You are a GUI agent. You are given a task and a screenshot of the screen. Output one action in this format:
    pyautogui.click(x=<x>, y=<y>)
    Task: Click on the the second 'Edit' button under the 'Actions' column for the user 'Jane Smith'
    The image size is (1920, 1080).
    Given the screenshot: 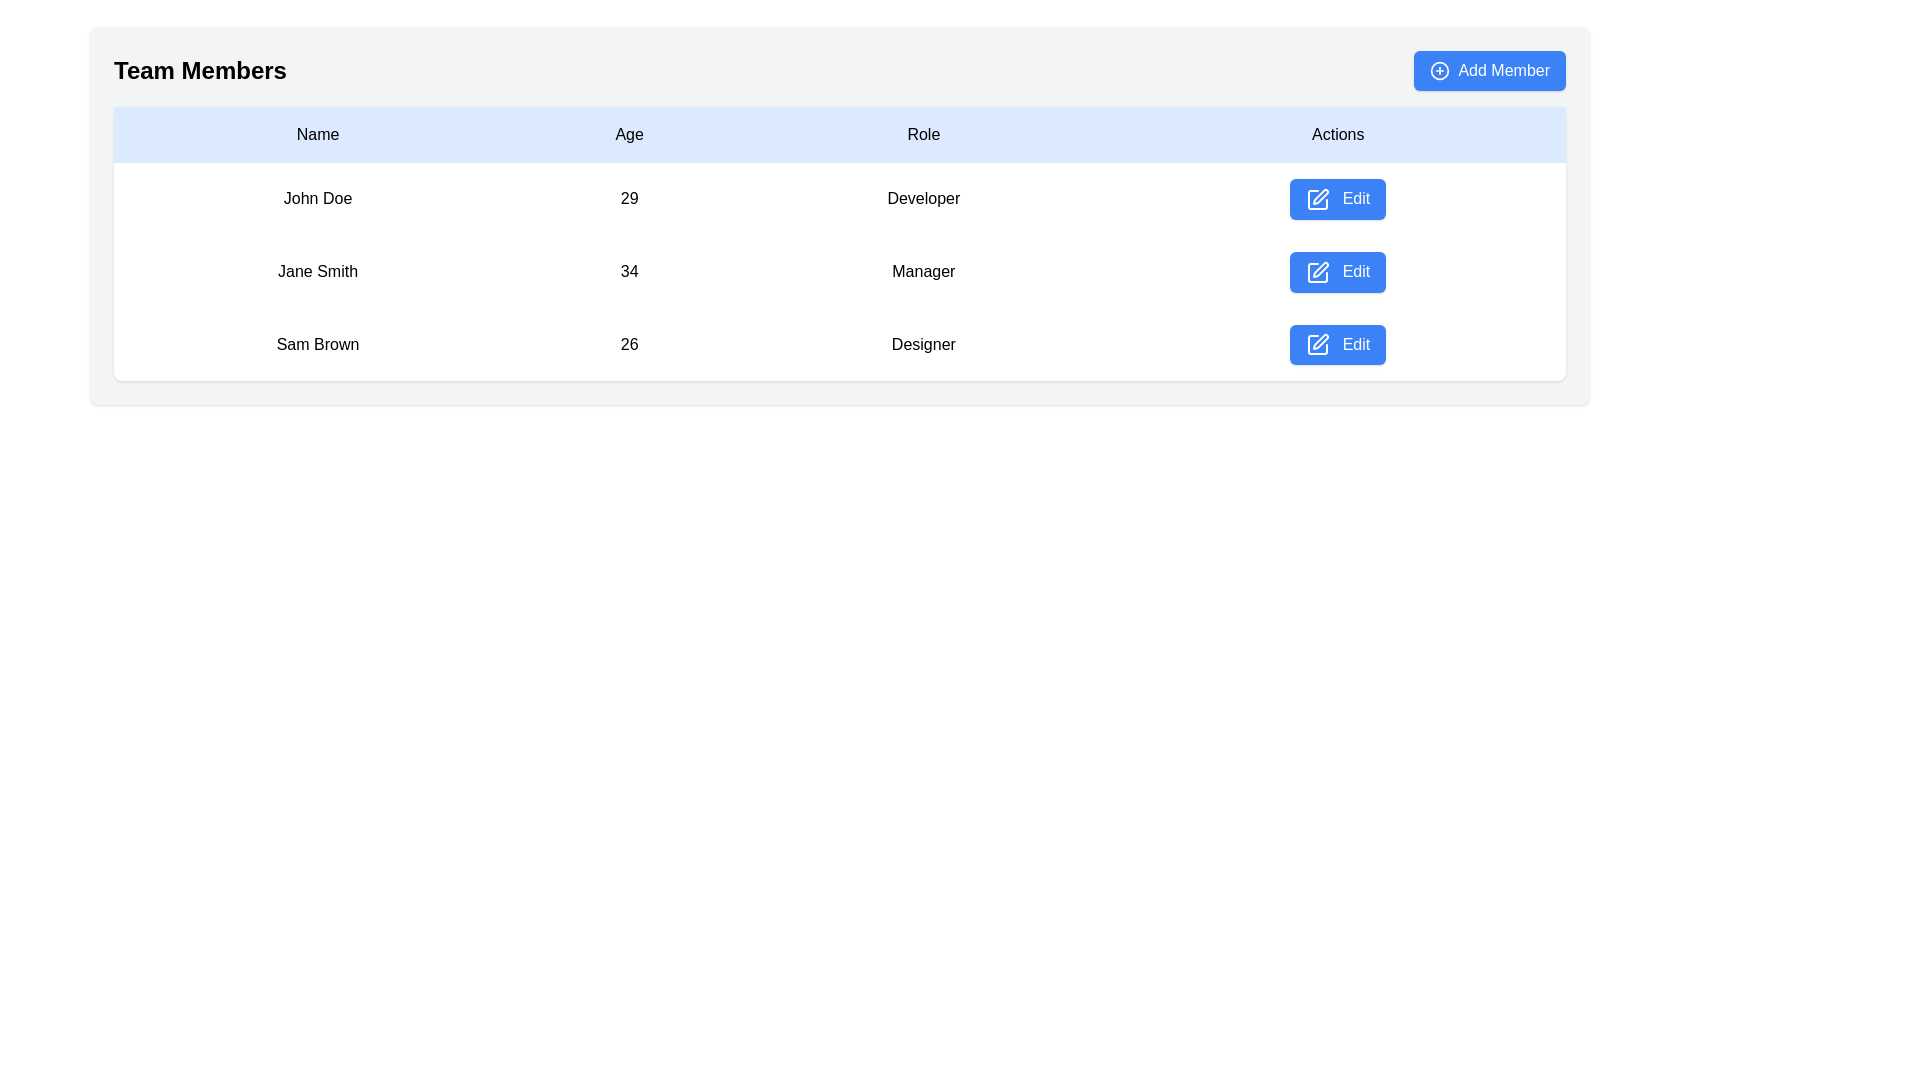 What is the action you would take?
    pyautogui.click(x=1338, y=272)
    